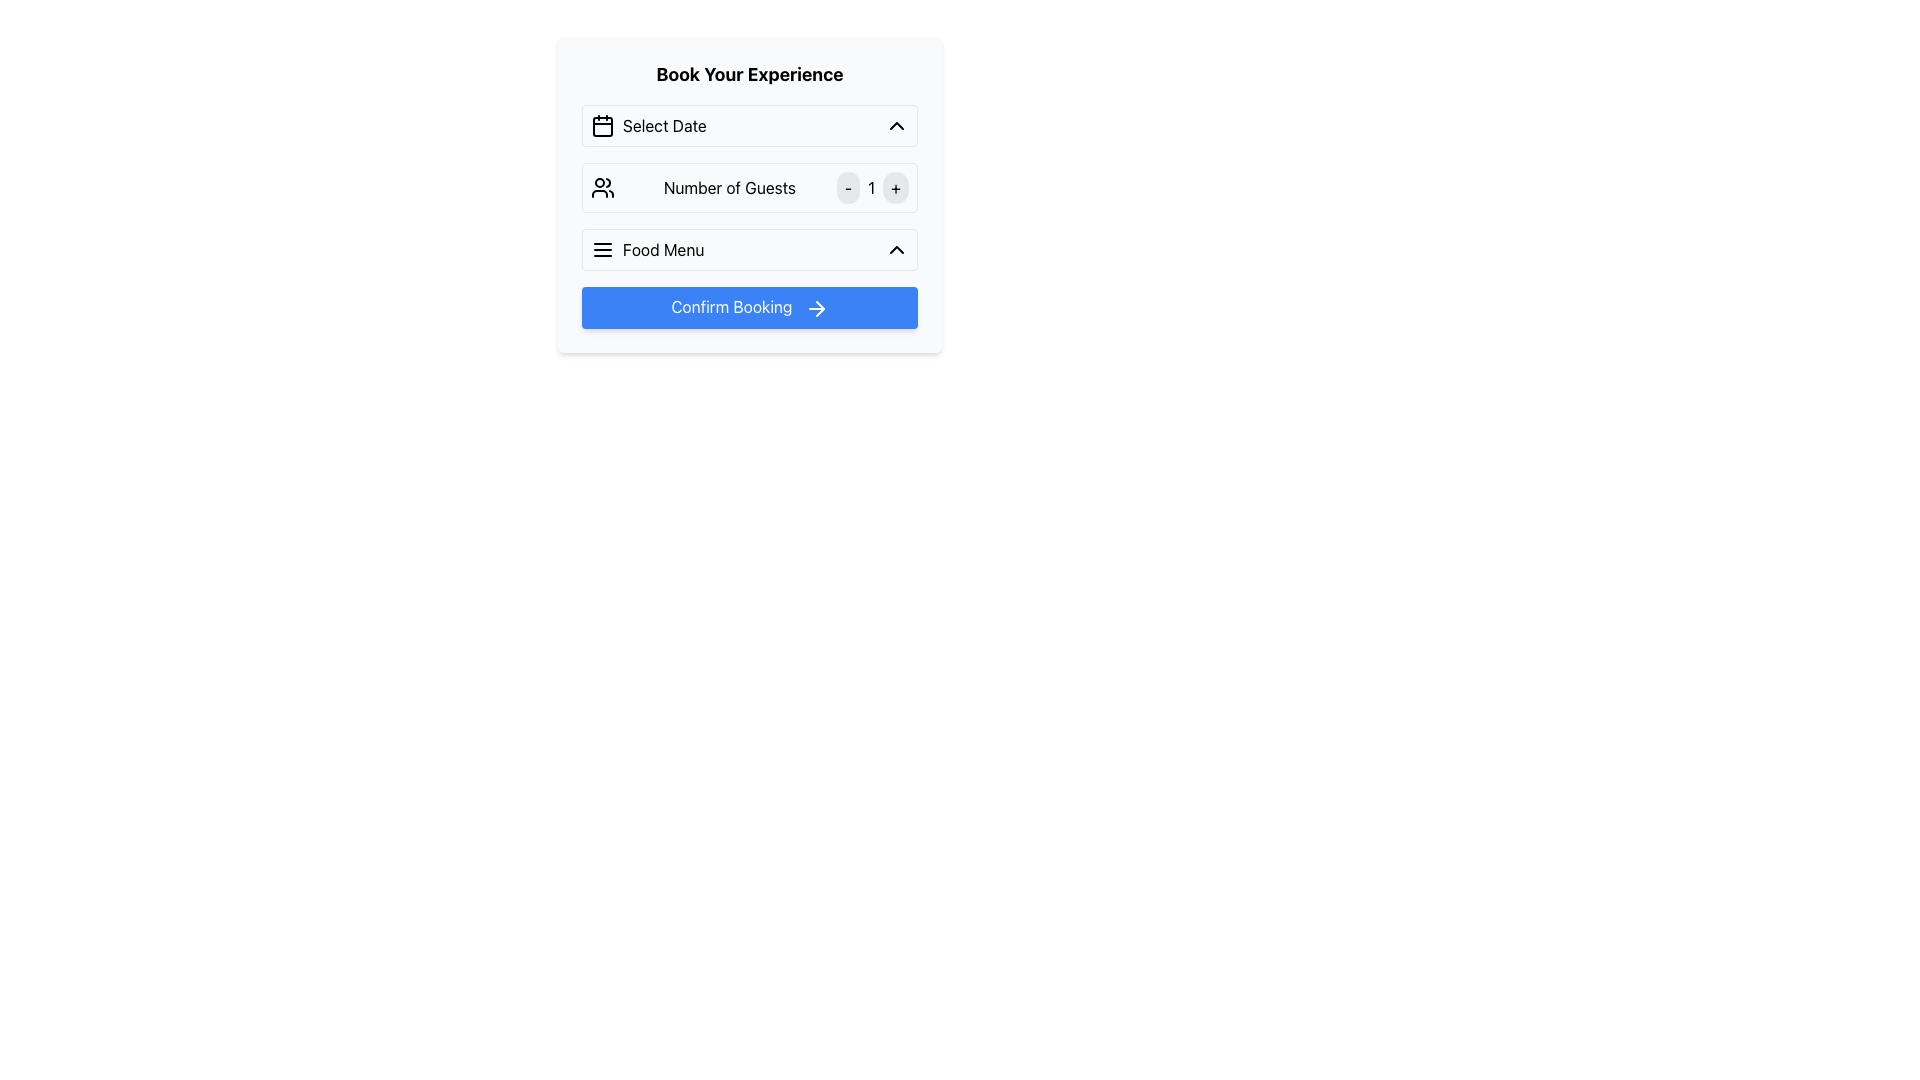  I want to click on the rightward arrow icon with a blue background located on the right end of the 'Confirm Booking' button, so click(816, 308).